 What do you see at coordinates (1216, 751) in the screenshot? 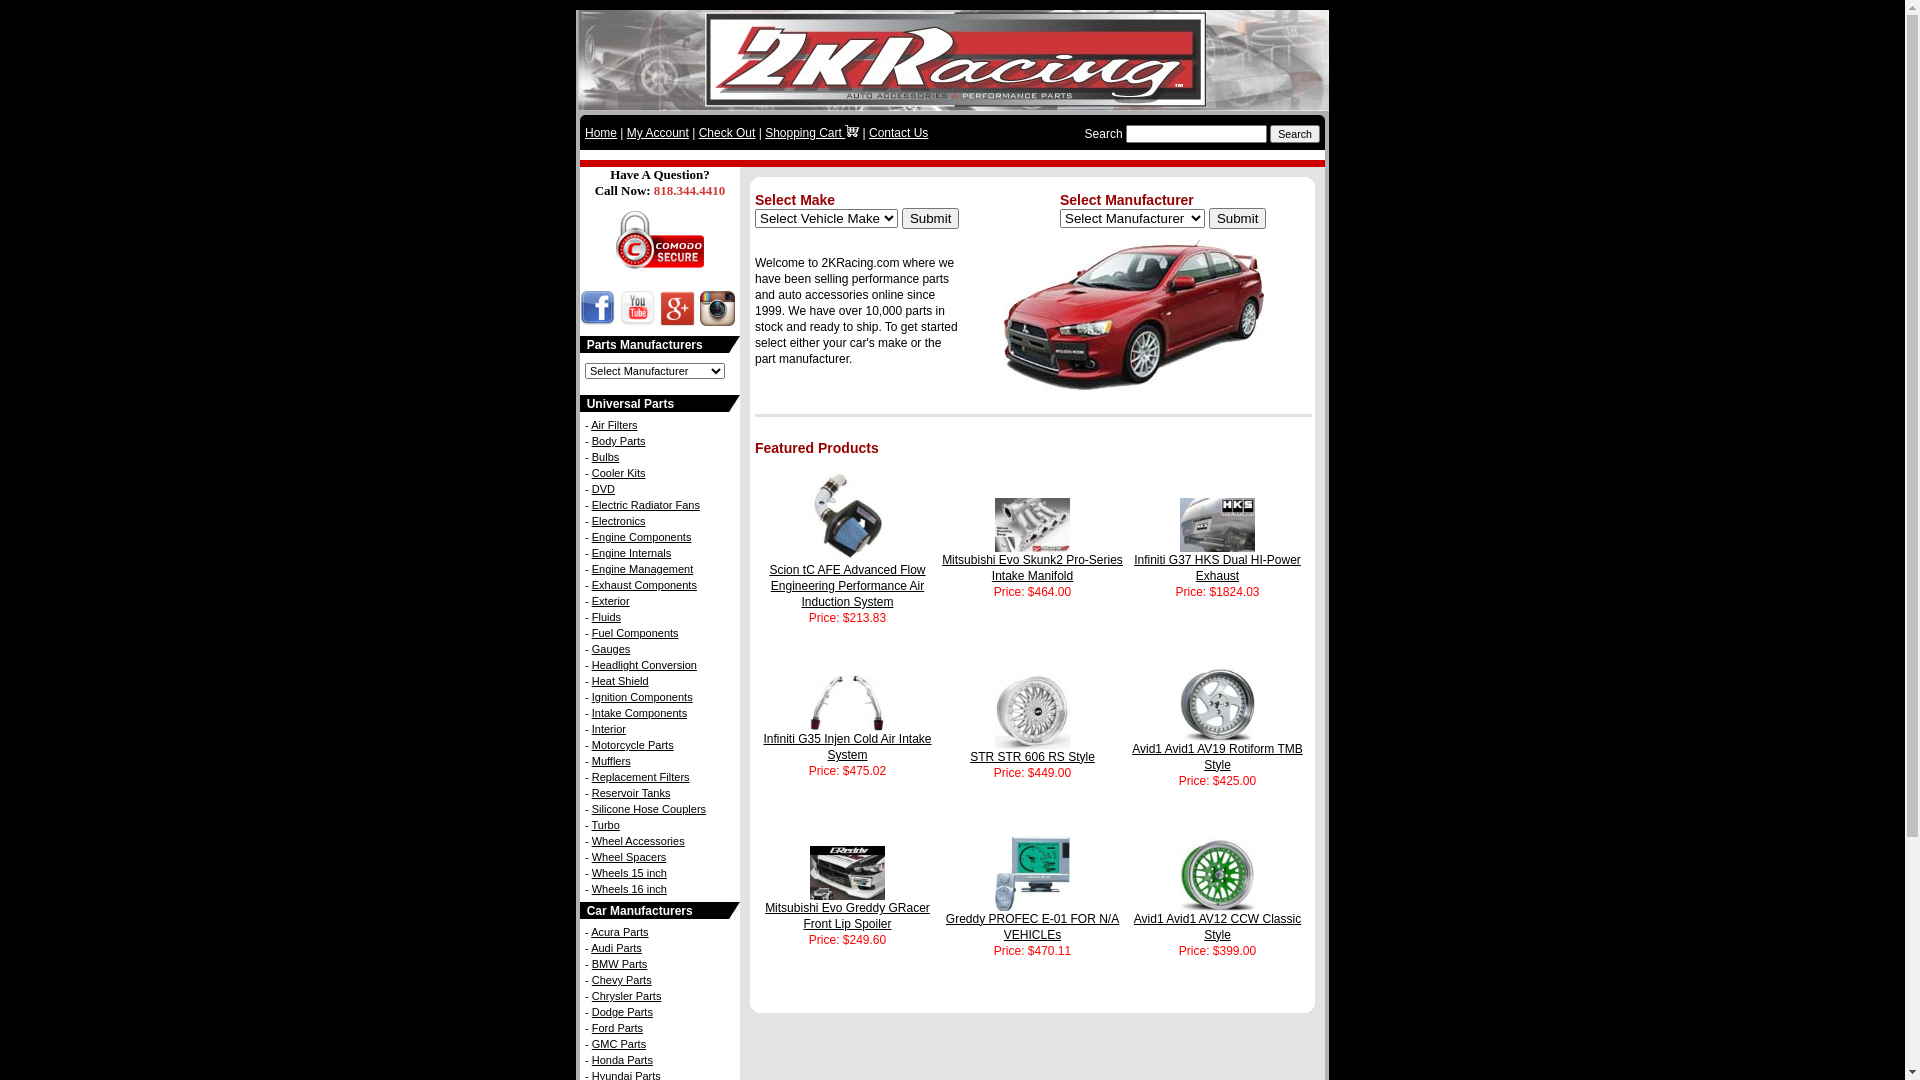
I see `'Avid1 Avid1 AV19 Rotiform TMB Style'` at bounding box center [1216, 751].